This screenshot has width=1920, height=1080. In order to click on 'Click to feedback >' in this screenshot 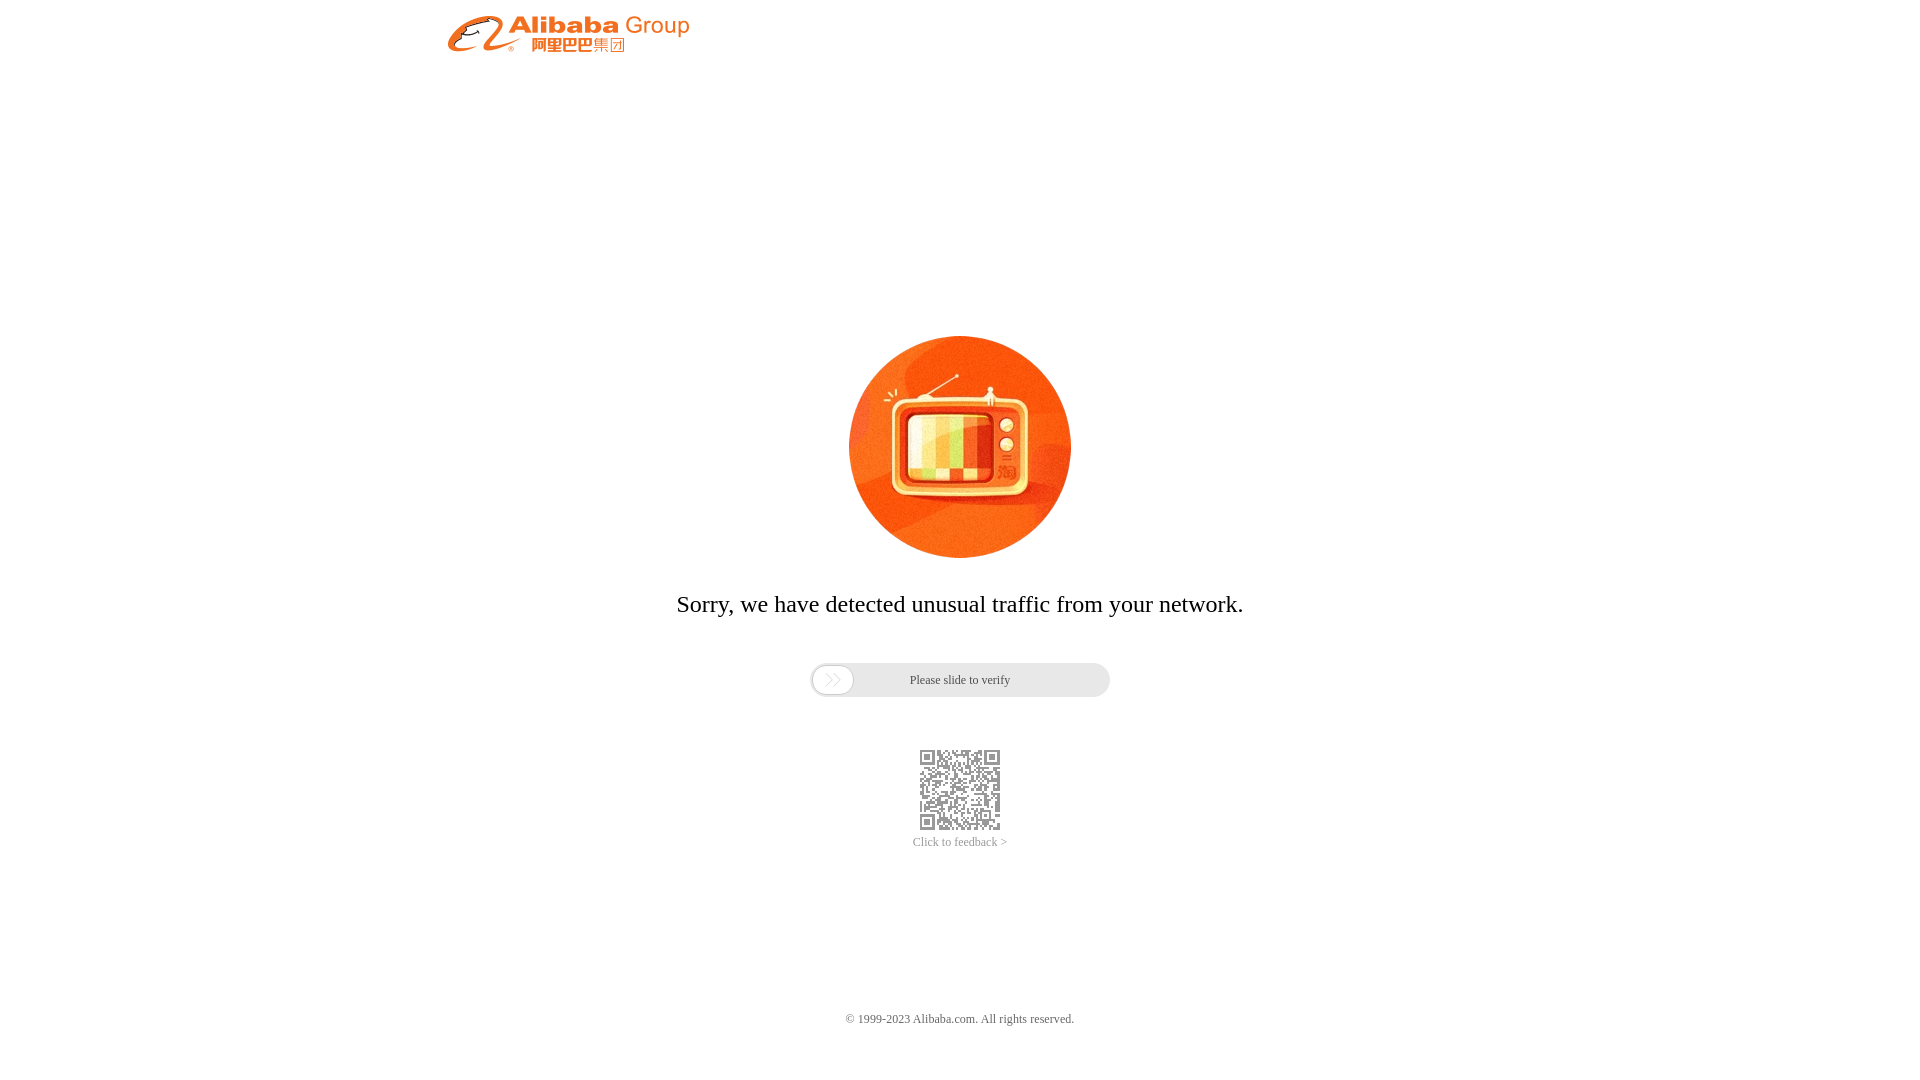, I will do `click(960, 842)`.